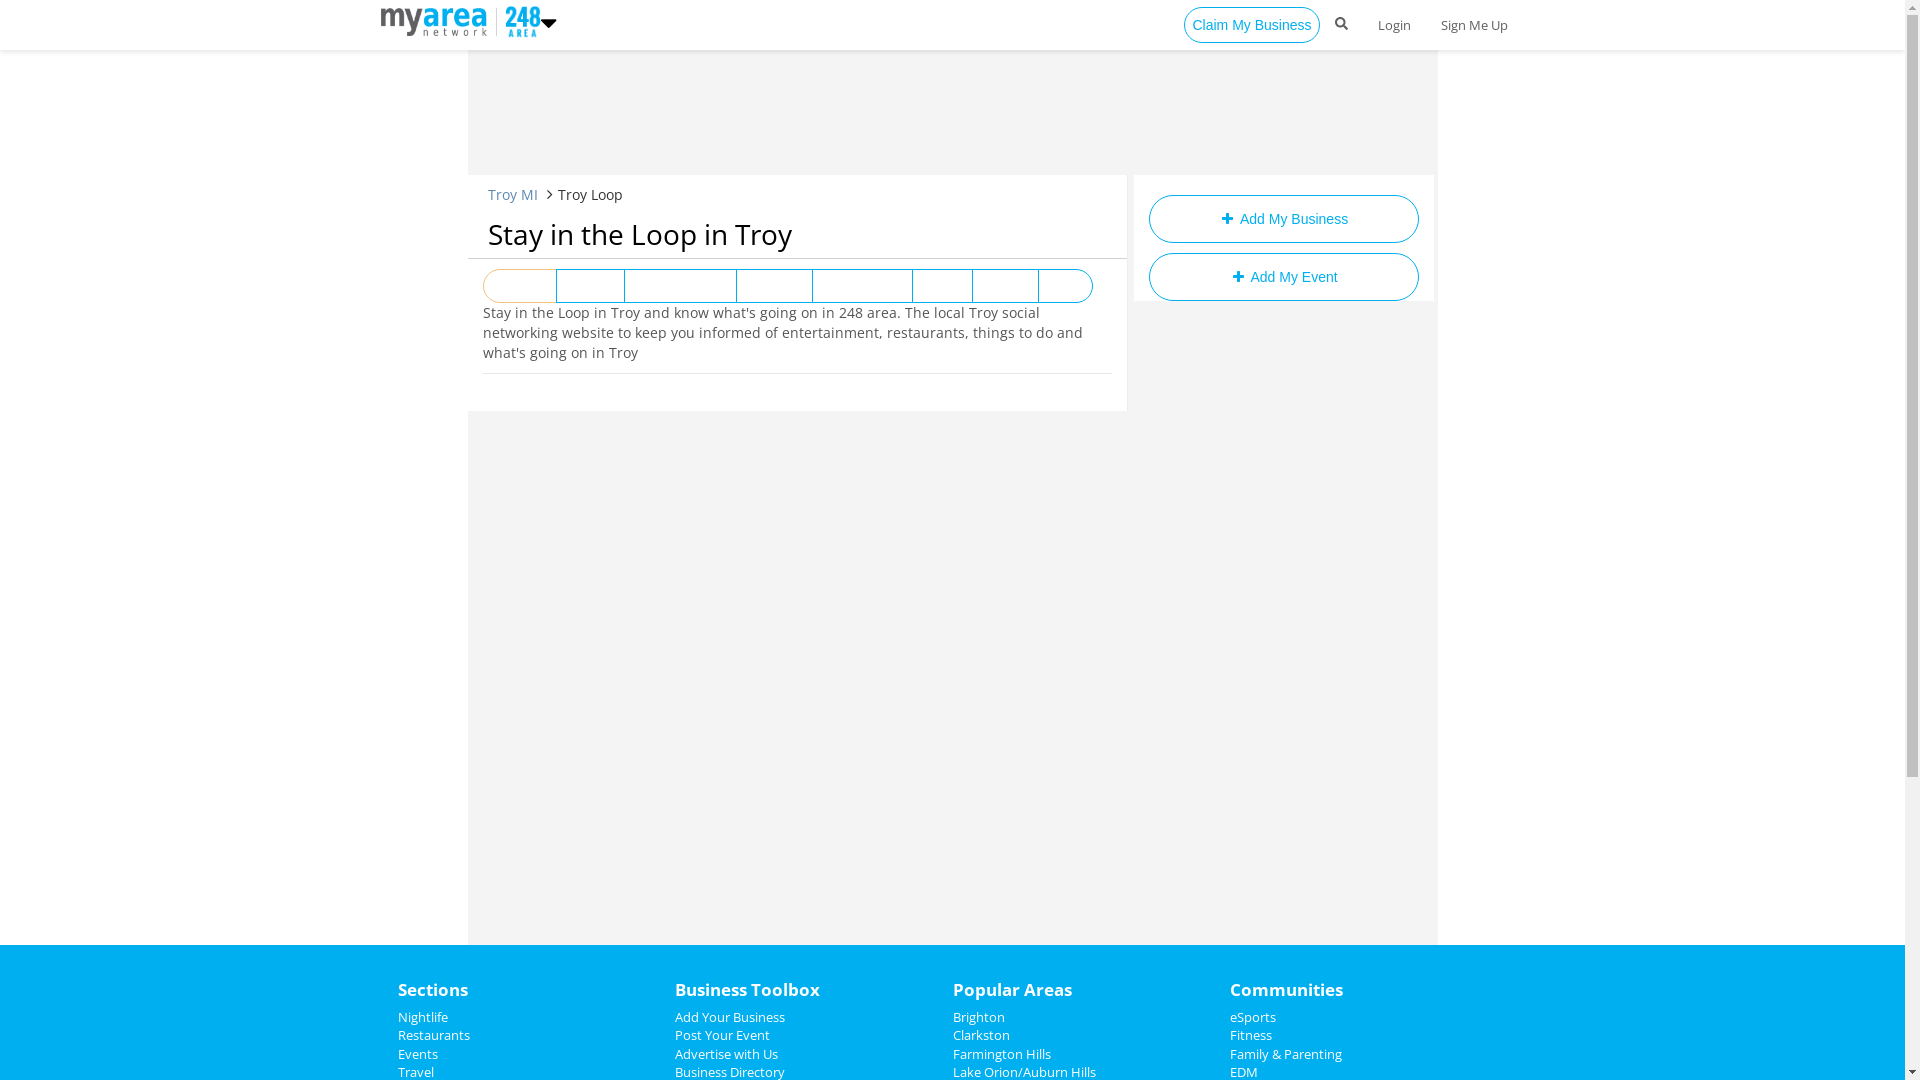  What do you see at coordinates (725, 1052) in the screenshot?
I see `'Advertise with Us'` at bounding box center [725, 1052].